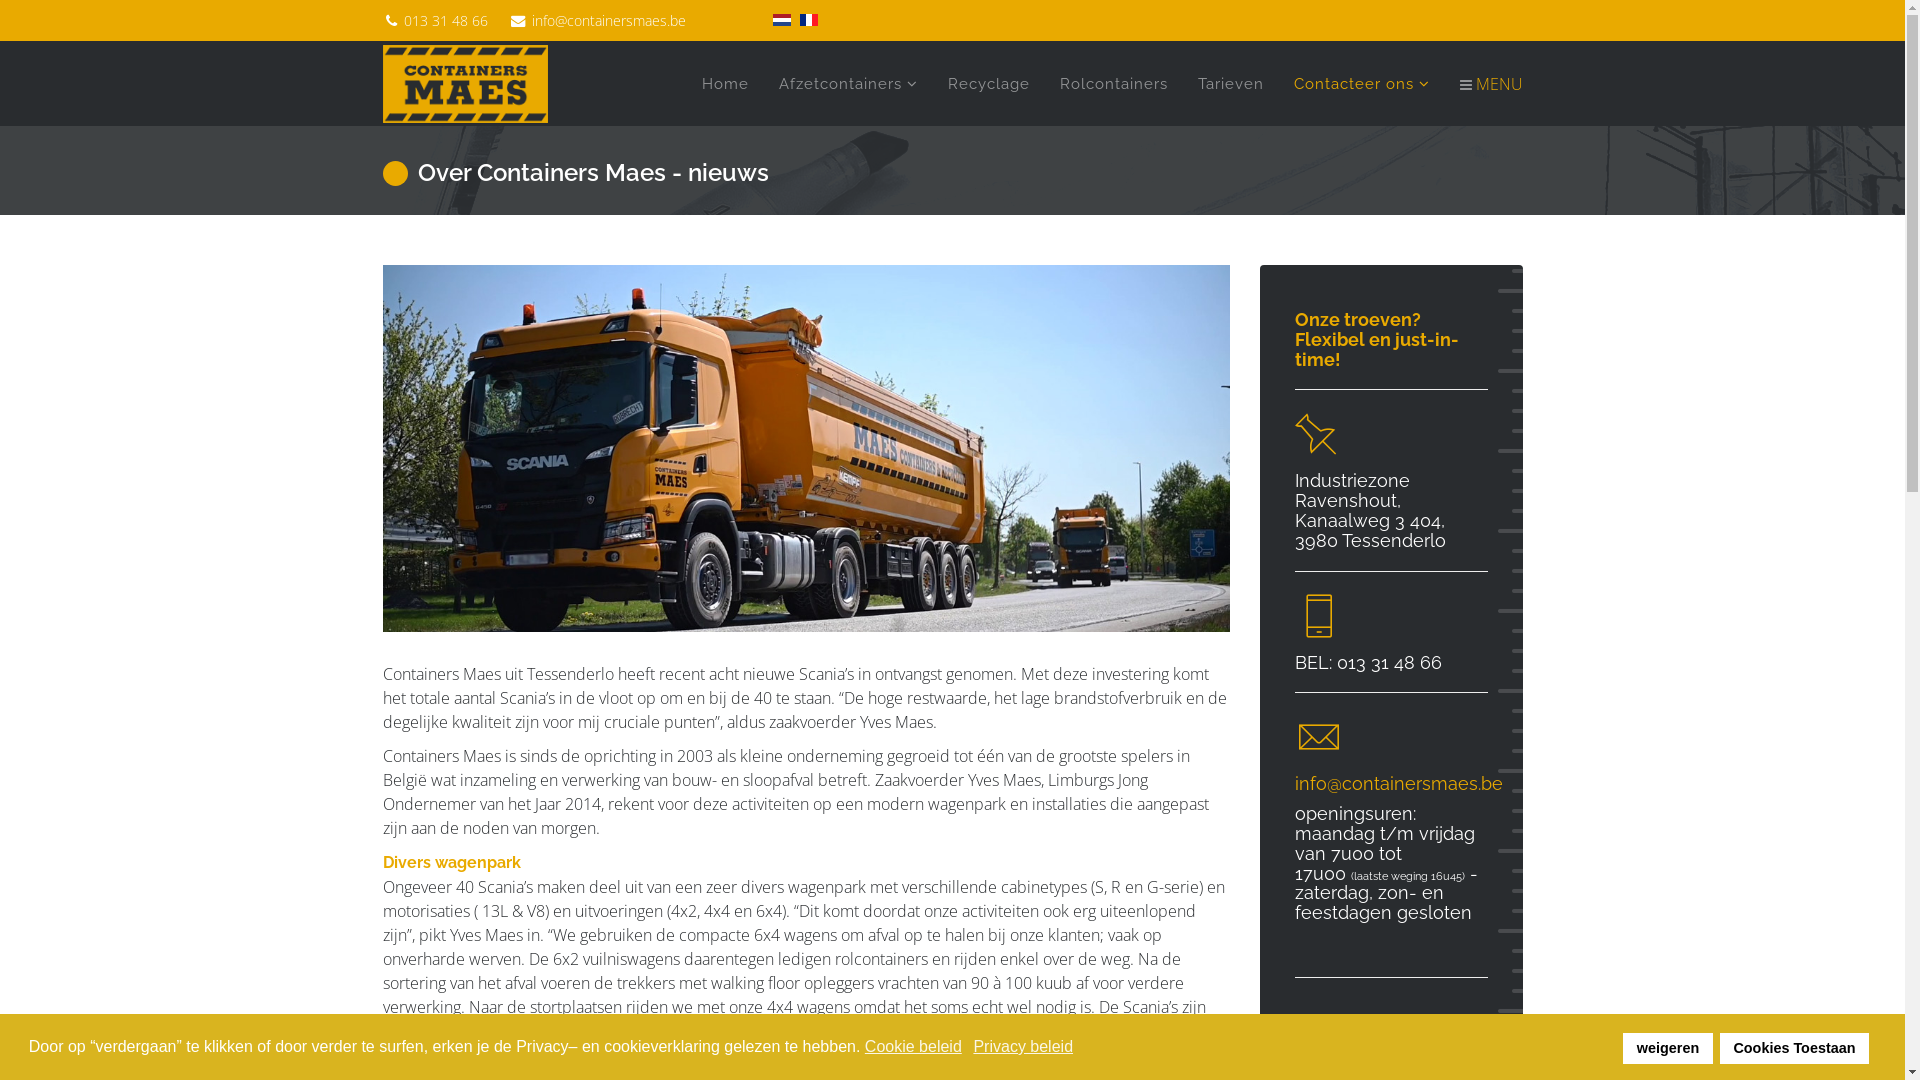  Describe the element at coordinates (608, 20) in the screenshot. I see `'info@containersmaes.be'` at that location.